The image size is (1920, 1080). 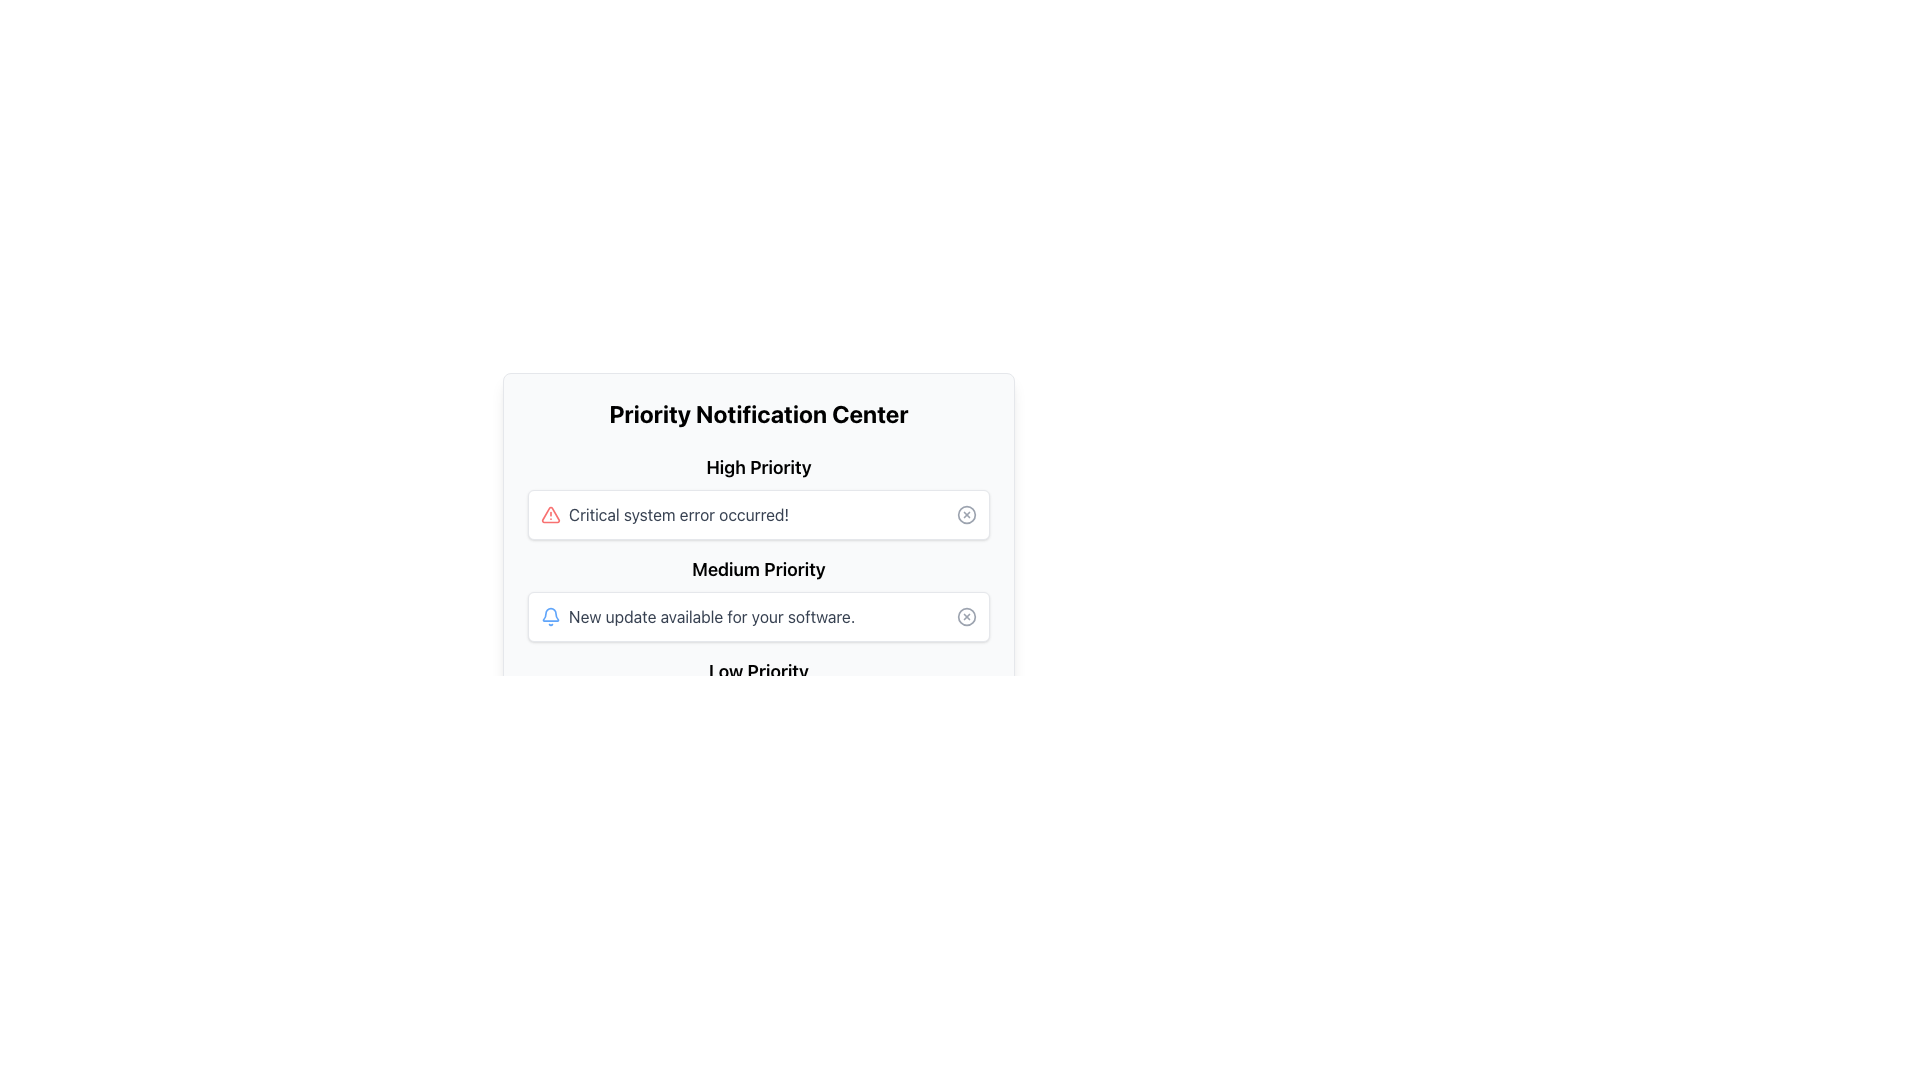 What do you see at coordinates (966, 616) in the screenshot?
I see `the SVG Circle that symbolizes a status or action related to the notification item, located next to the 'Critical system error occurred!' text` at bounding box center [966, 616].